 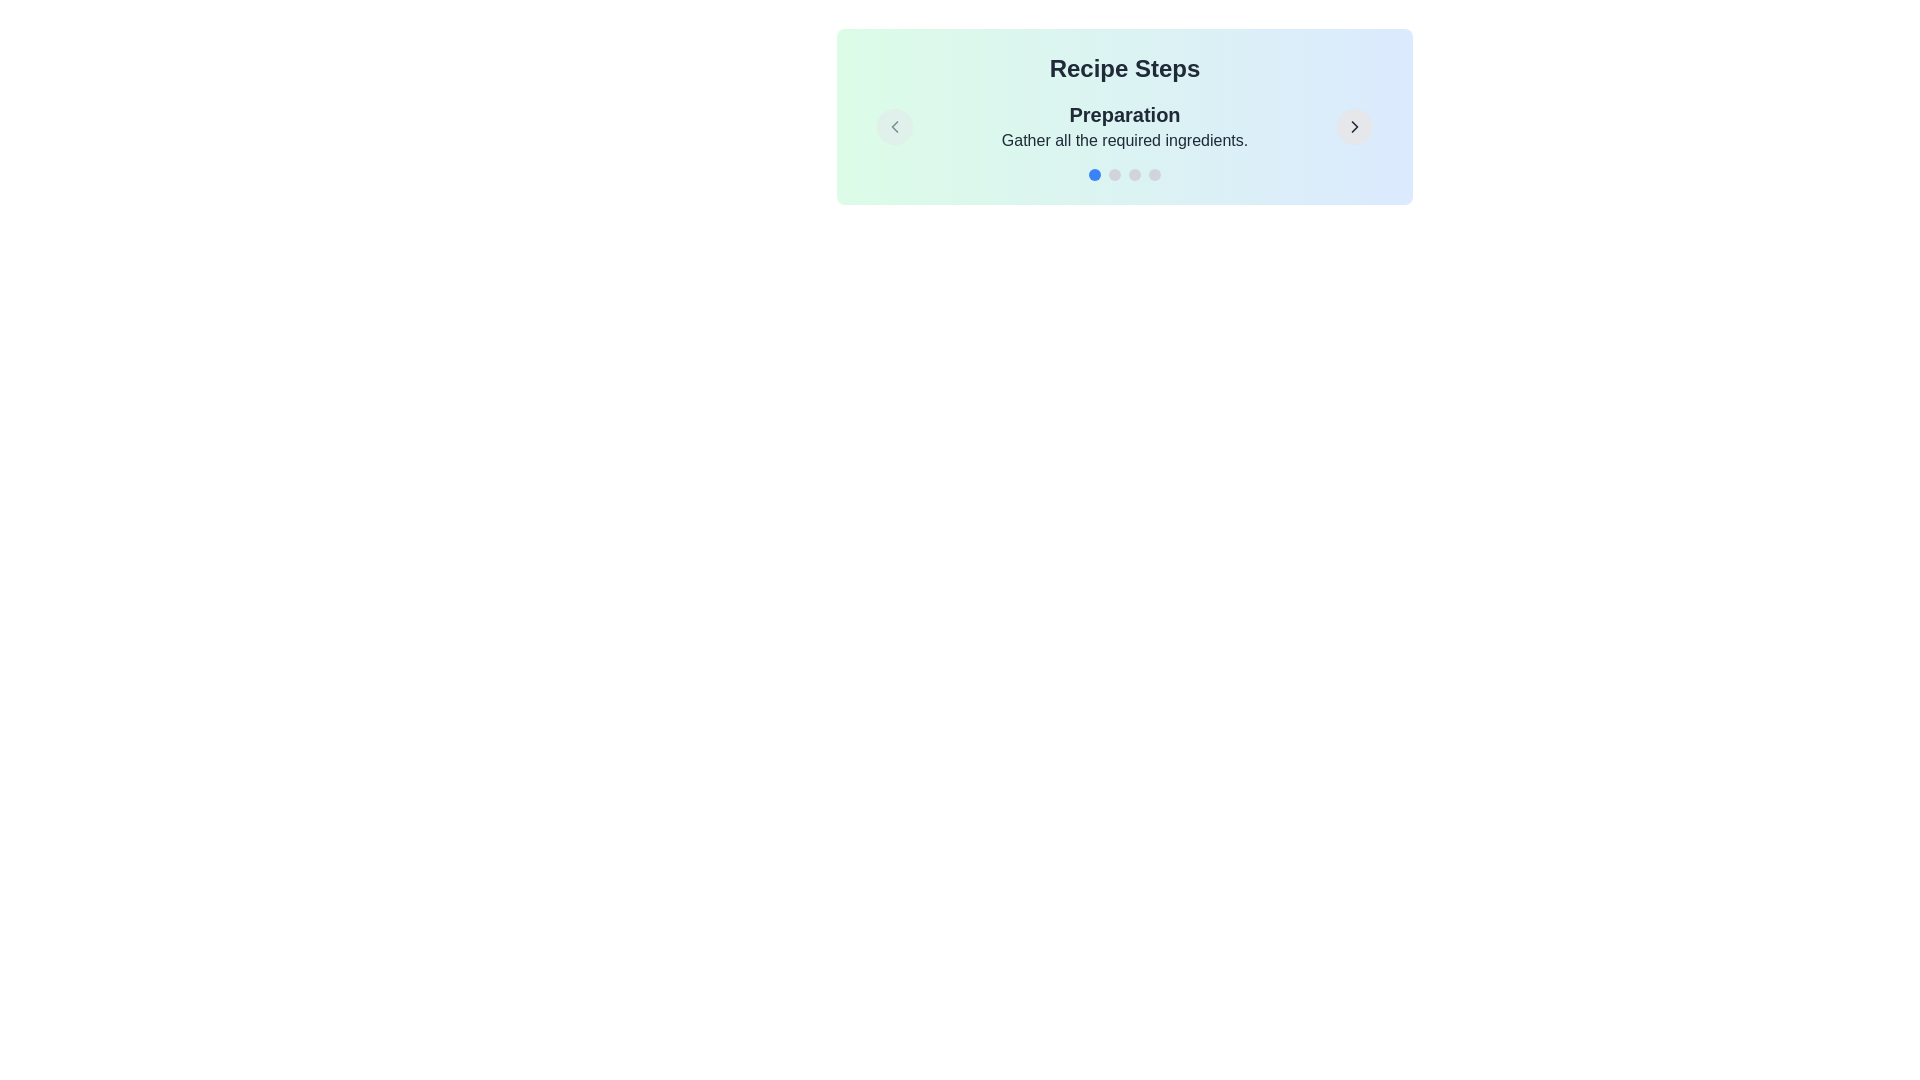 I want to click on the left-pointing chevron button with a light gray background located on the far left side of the navigation bar, so click(x=893, y=127).